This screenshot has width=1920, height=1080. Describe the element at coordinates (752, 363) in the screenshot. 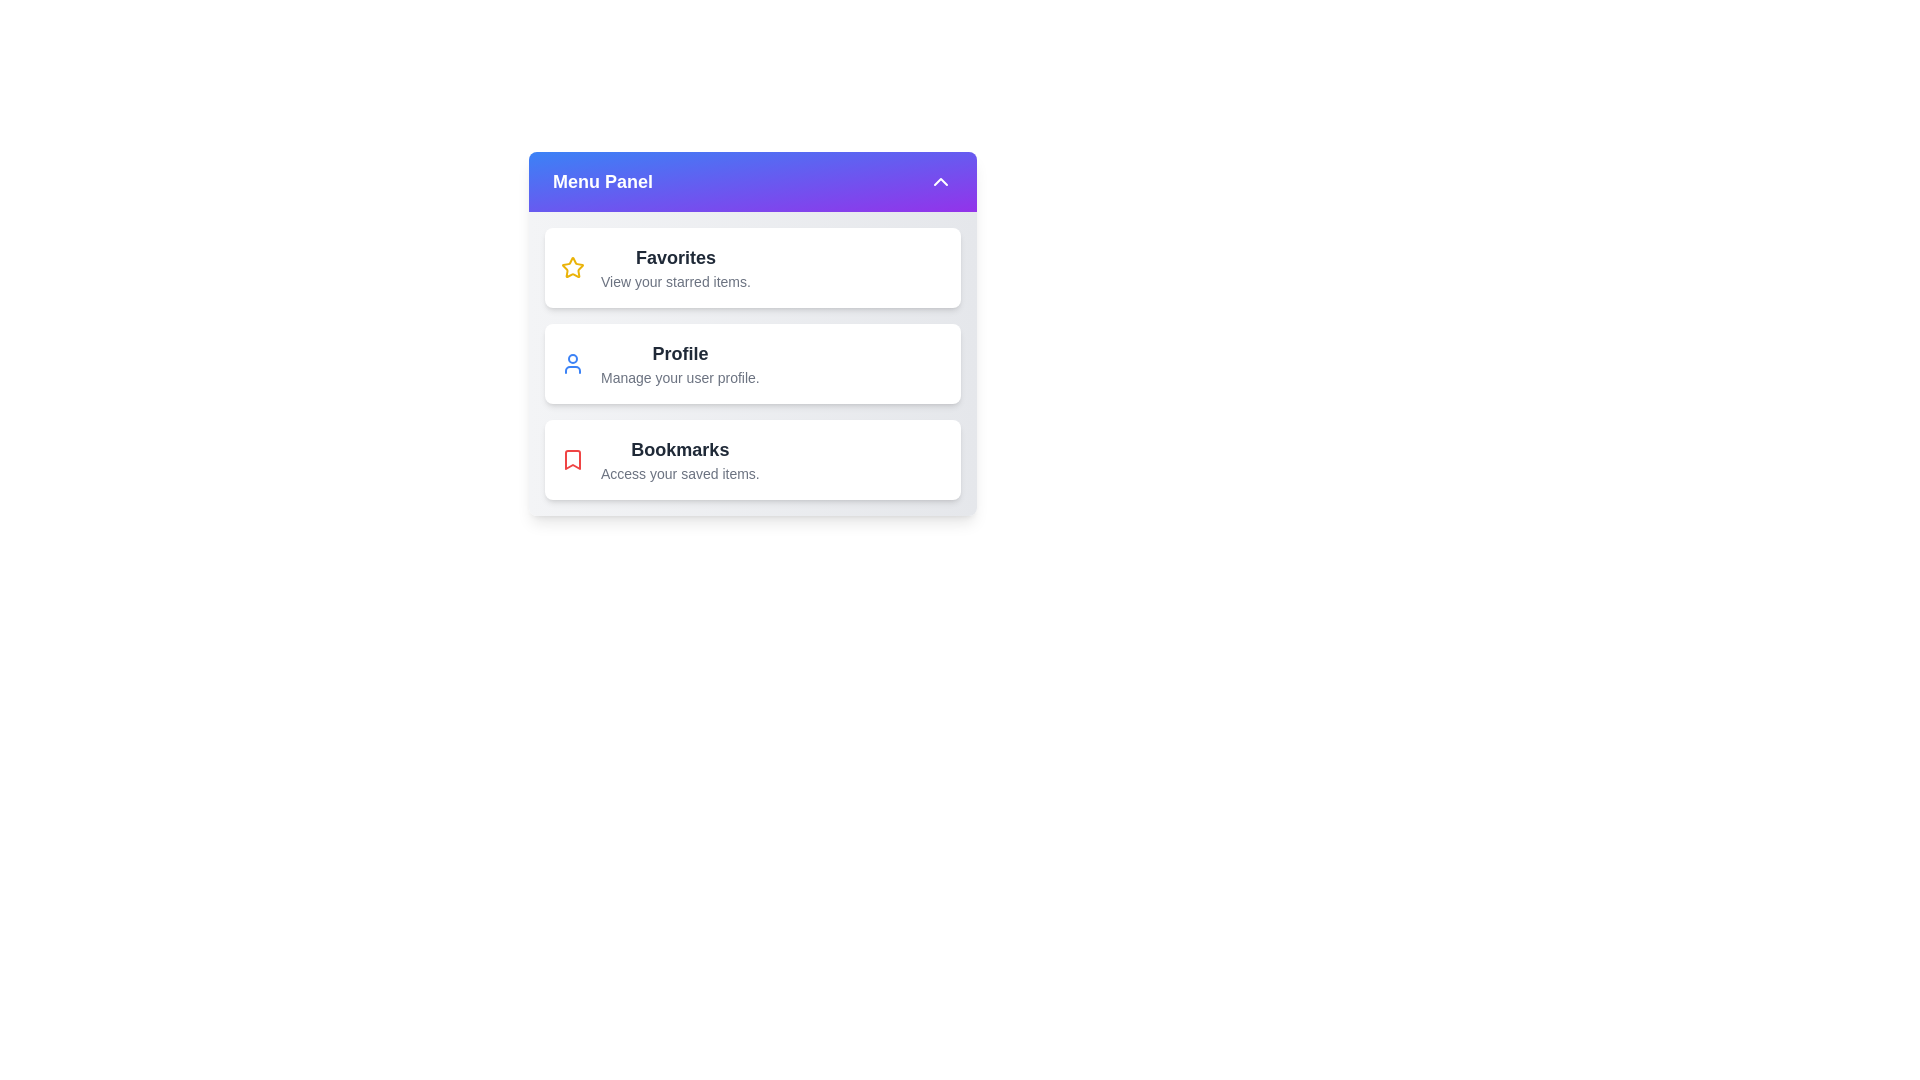

I see `the 'Profile' item in the menu` at that location.